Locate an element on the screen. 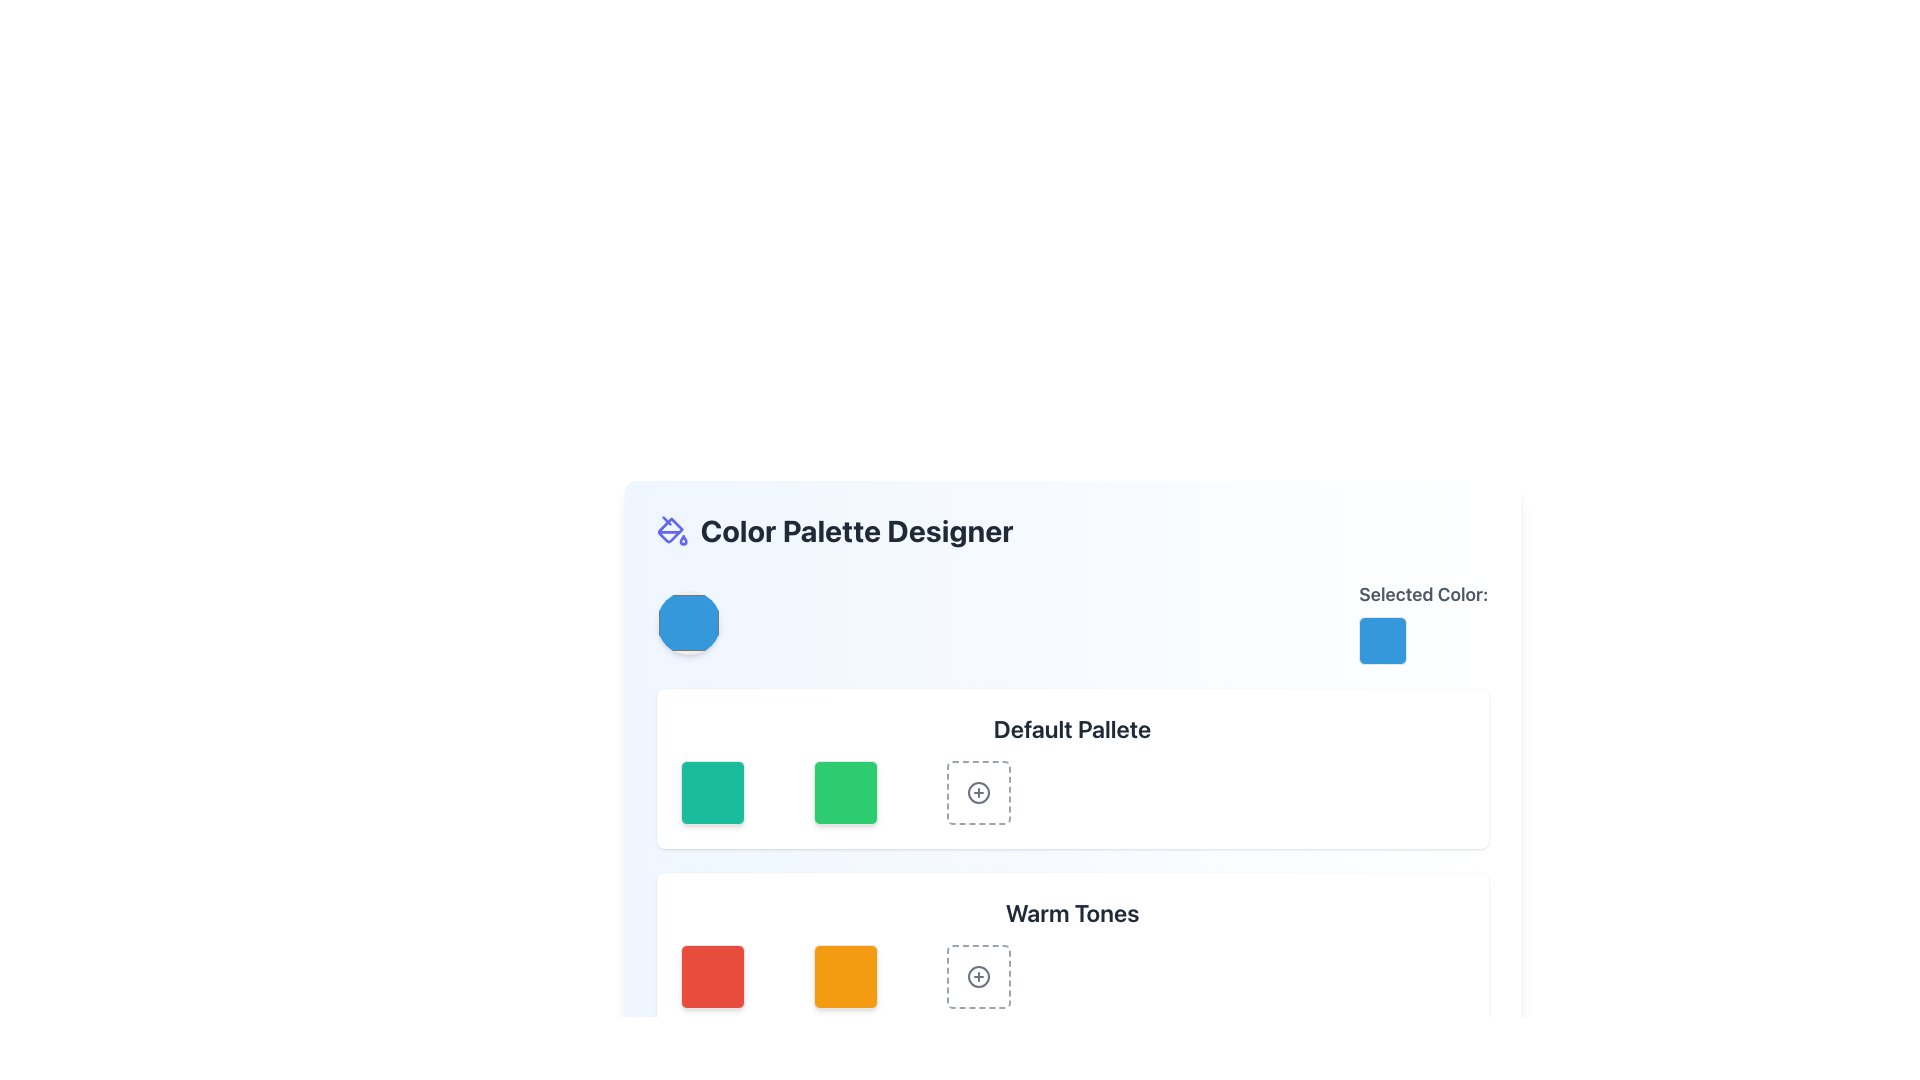 Image resolution: width=1920 pixels, height=1080 pixels. the vibrant orange color swatch with rounded corners located under the 'Warm Tones' section of the 'Color Palette Designer' interface is located at coordinates (845, 975).